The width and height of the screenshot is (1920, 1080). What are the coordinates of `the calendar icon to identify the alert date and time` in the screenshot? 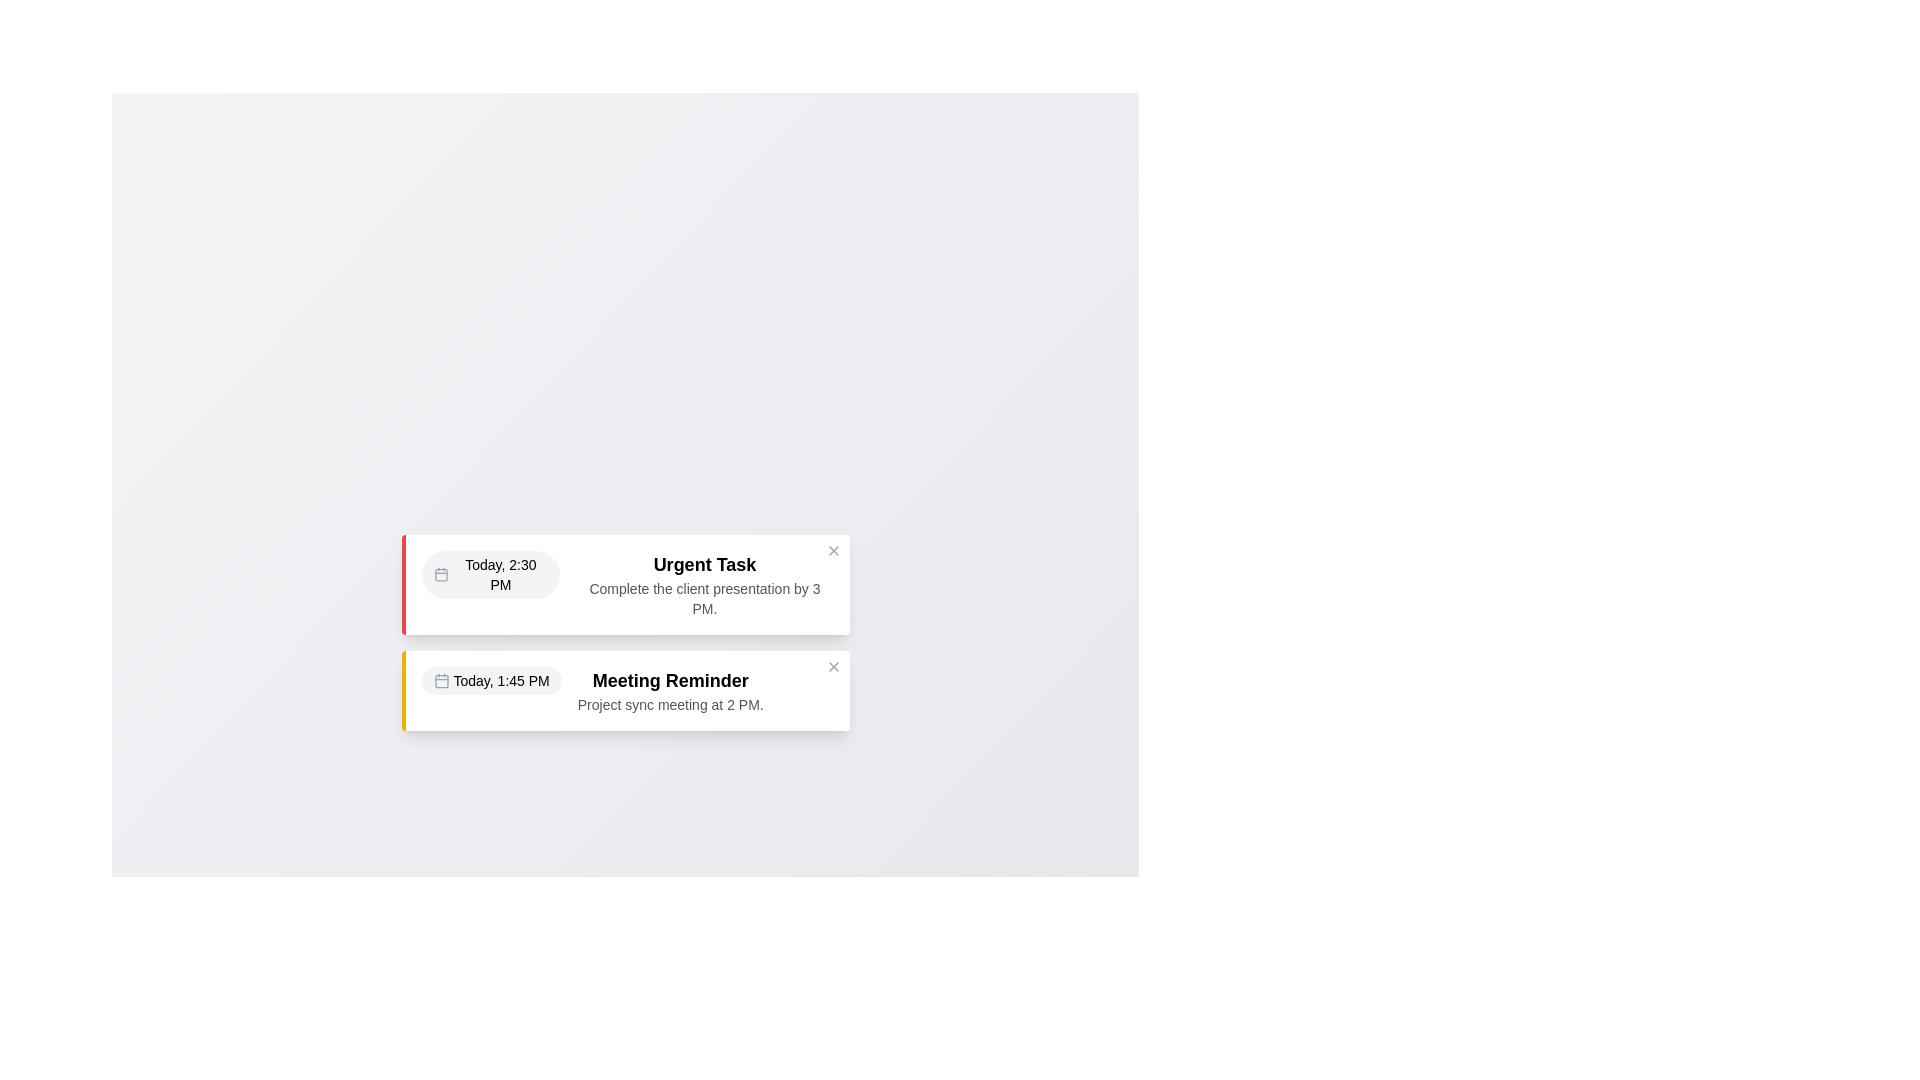 It's located at (440, 574).